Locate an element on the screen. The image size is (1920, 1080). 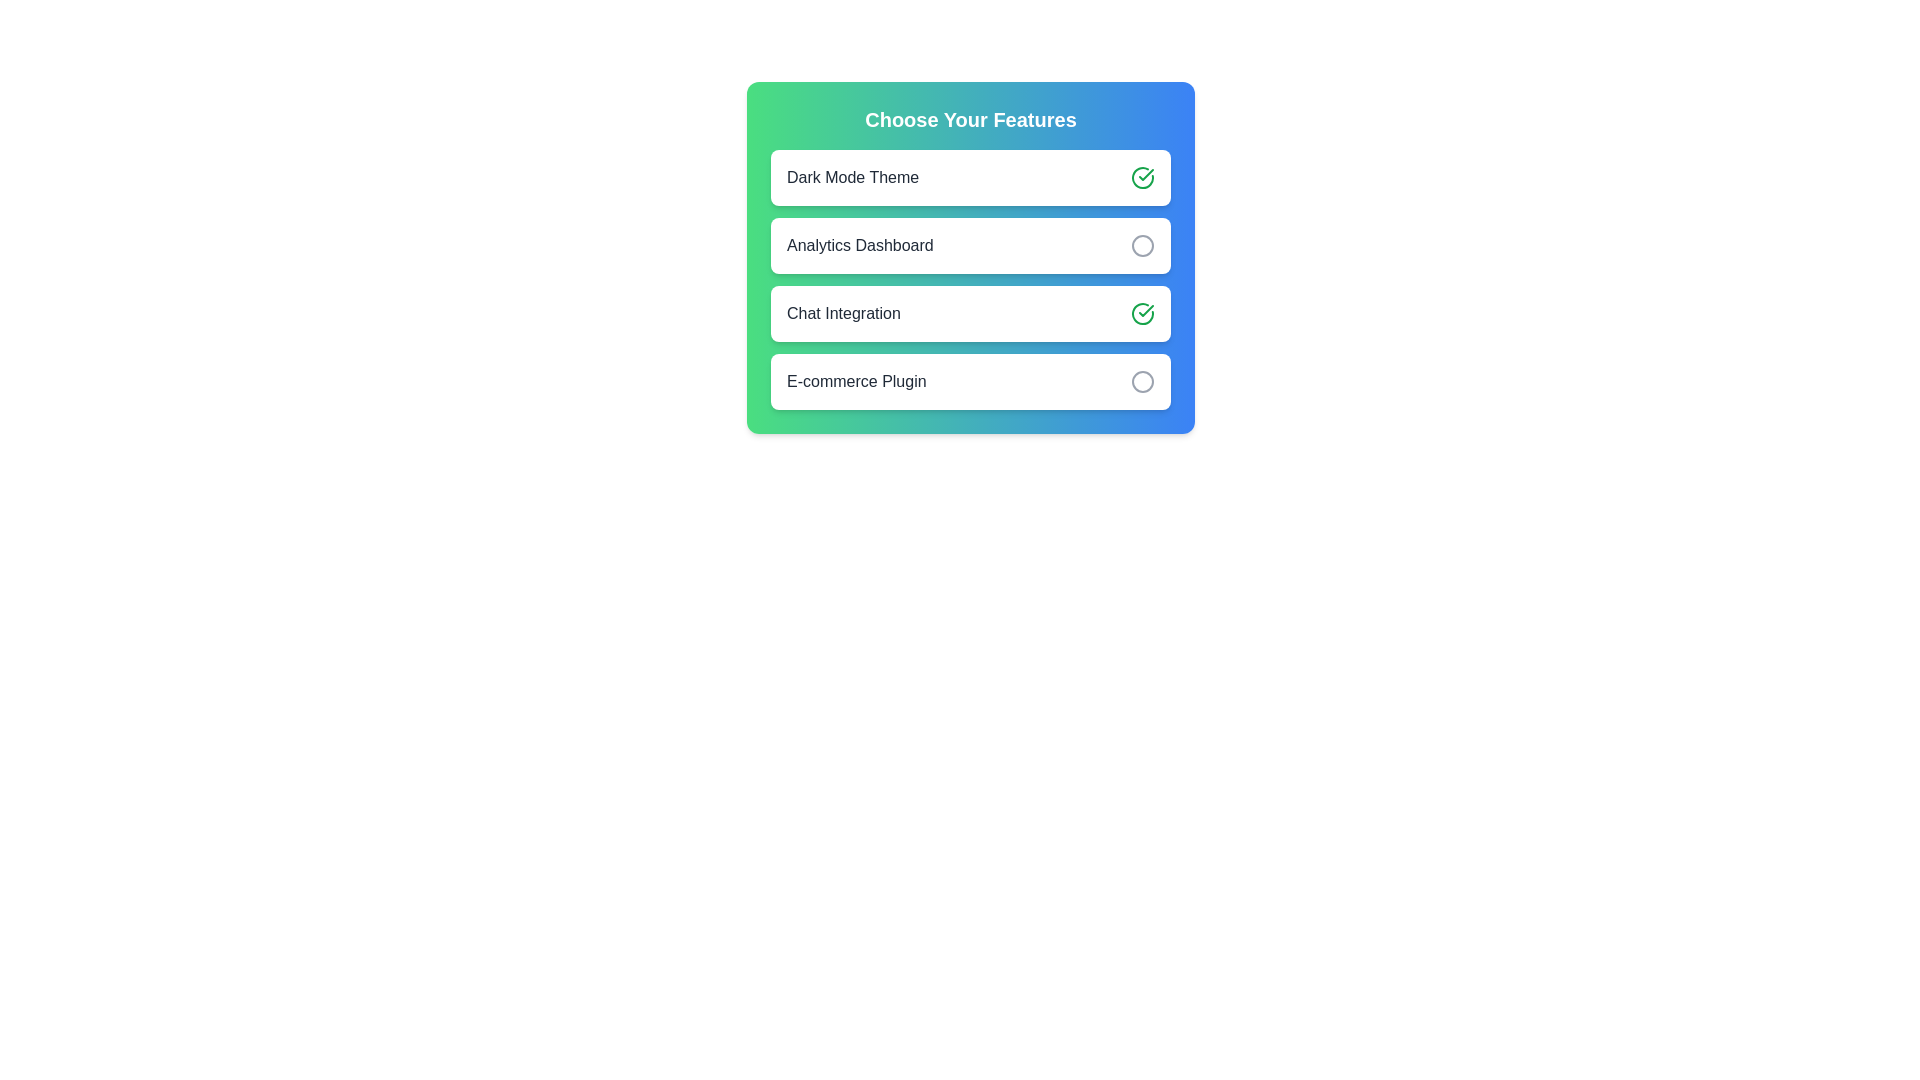
the feature Chat Integration is located at coordinates (1142, 313).